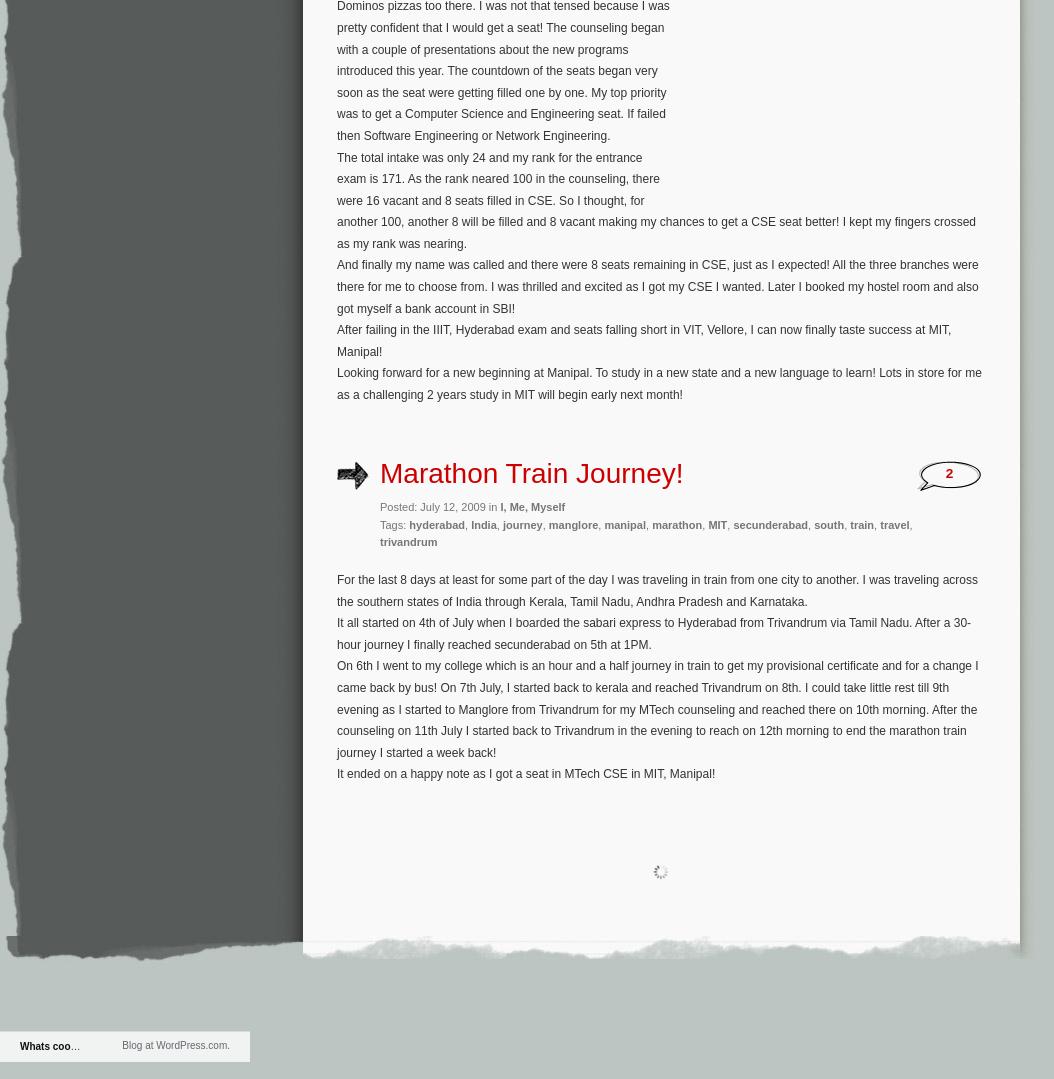  I want to click on '2', so click(949, 472).